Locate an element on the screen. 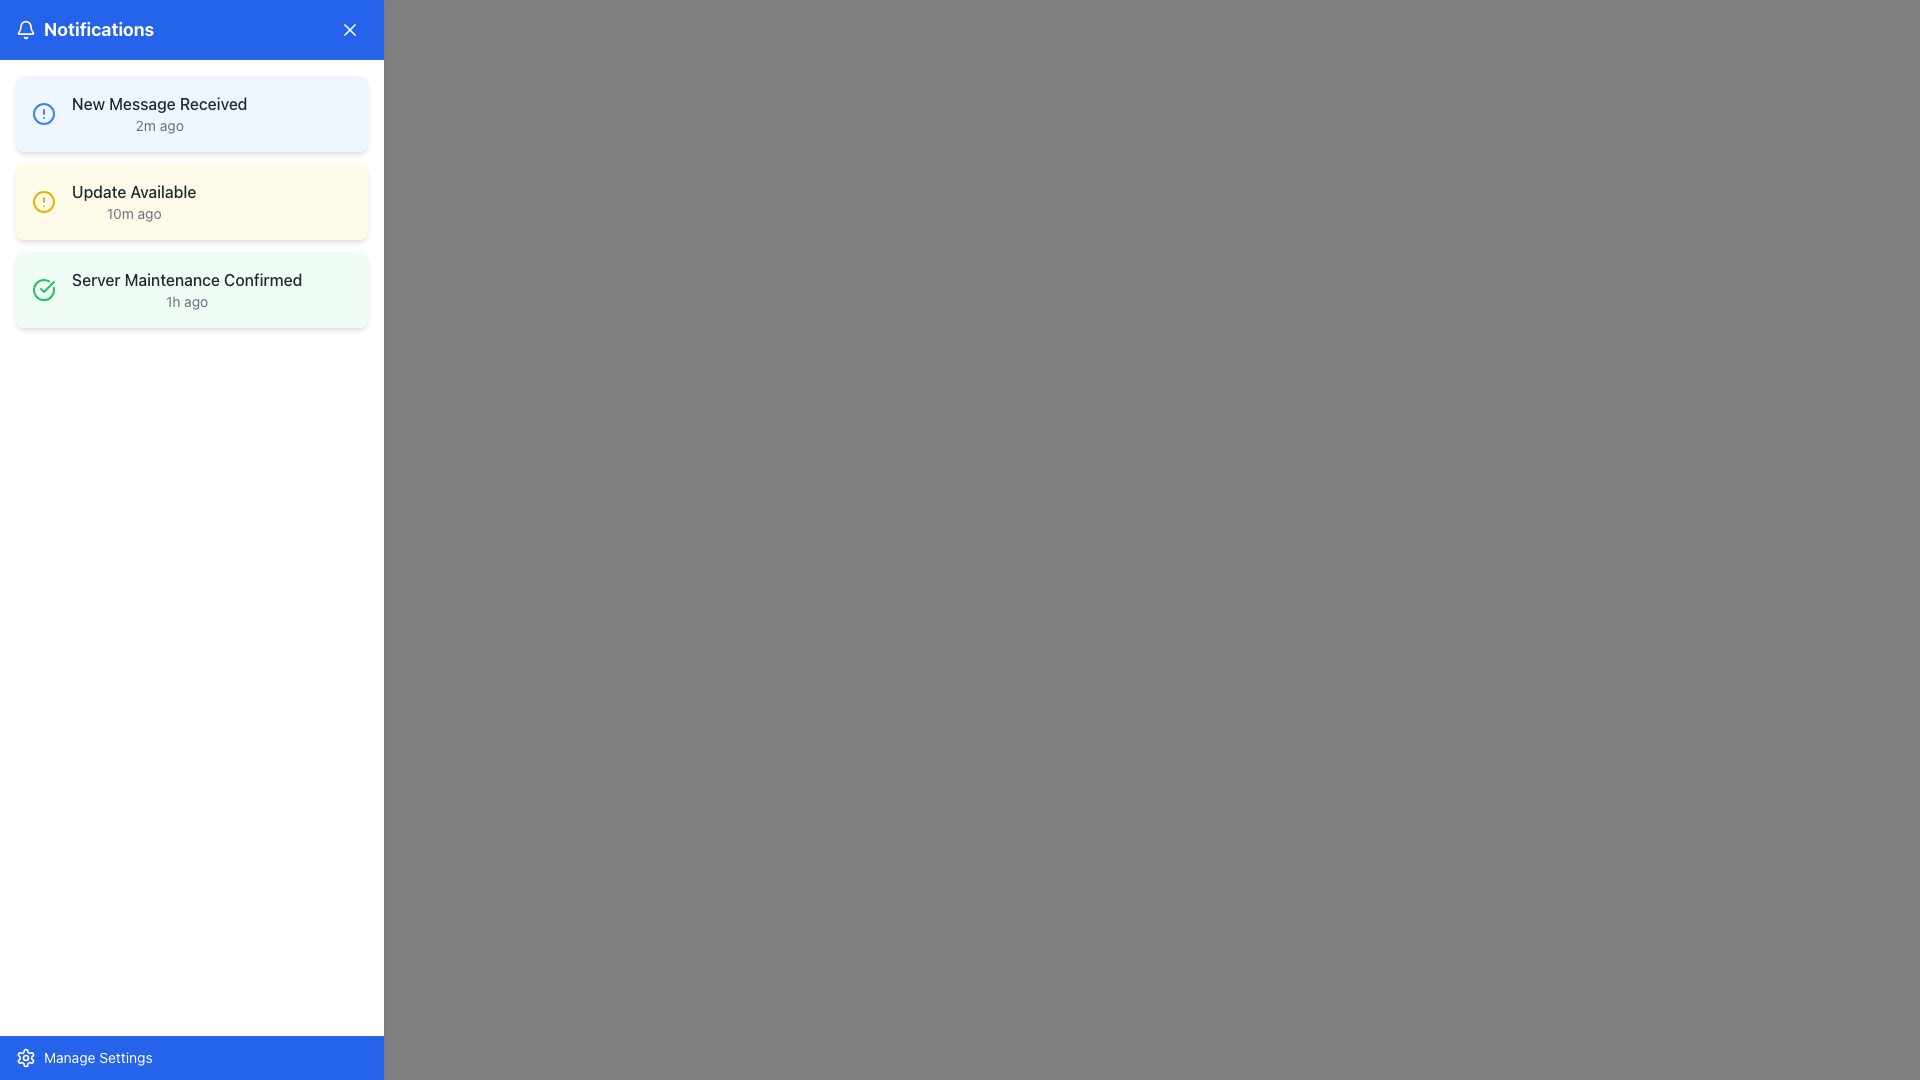  text content of the Text Label located beneath 'Server Maintenance Confirmed' in the third notification card from the top is located at coordinates (187, 301).